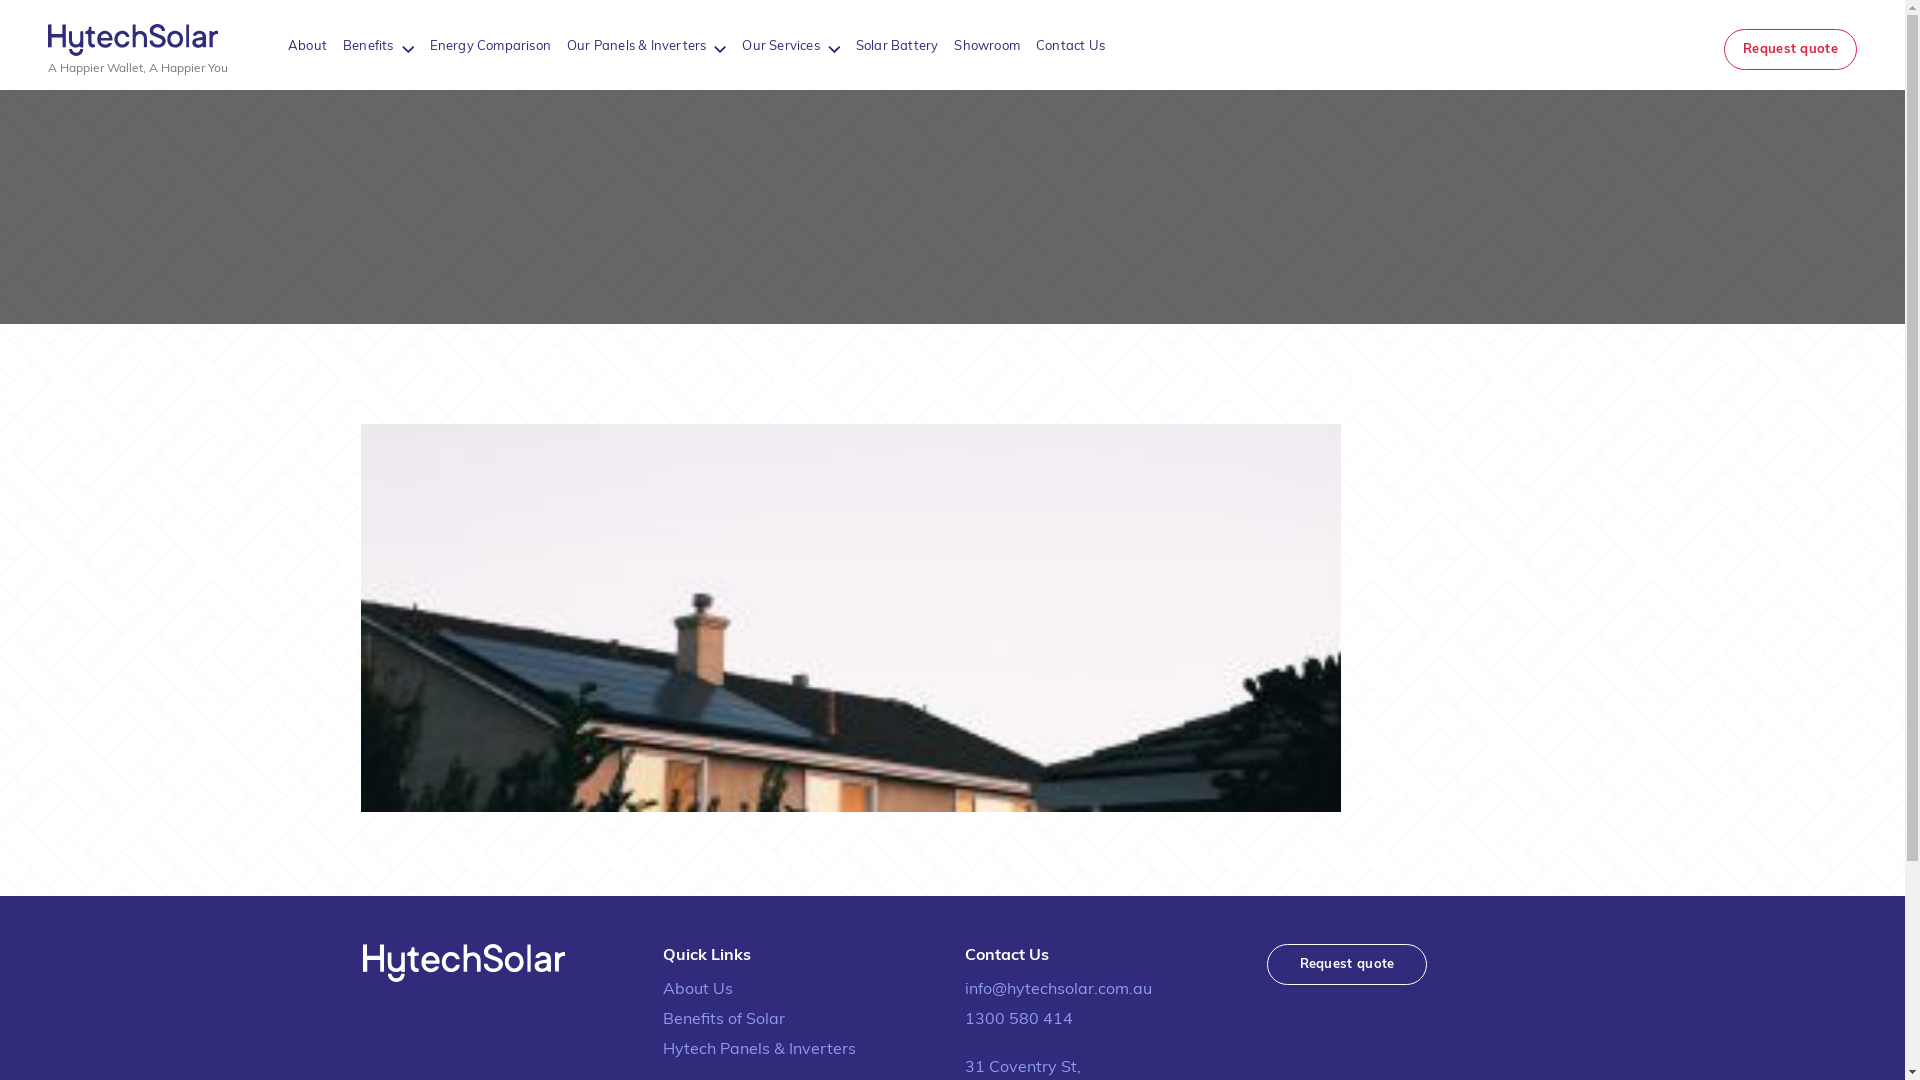 This screenshot has height=1080, width=1920. I want to click on 'Benefits', so click(368, 45).